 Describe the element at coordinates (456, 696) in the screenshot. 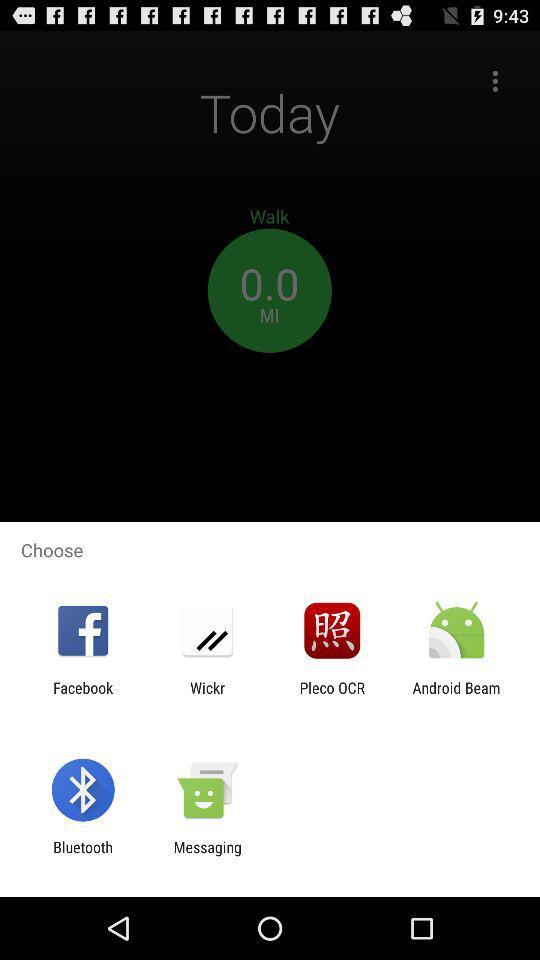

I see `the android beam` at that location.